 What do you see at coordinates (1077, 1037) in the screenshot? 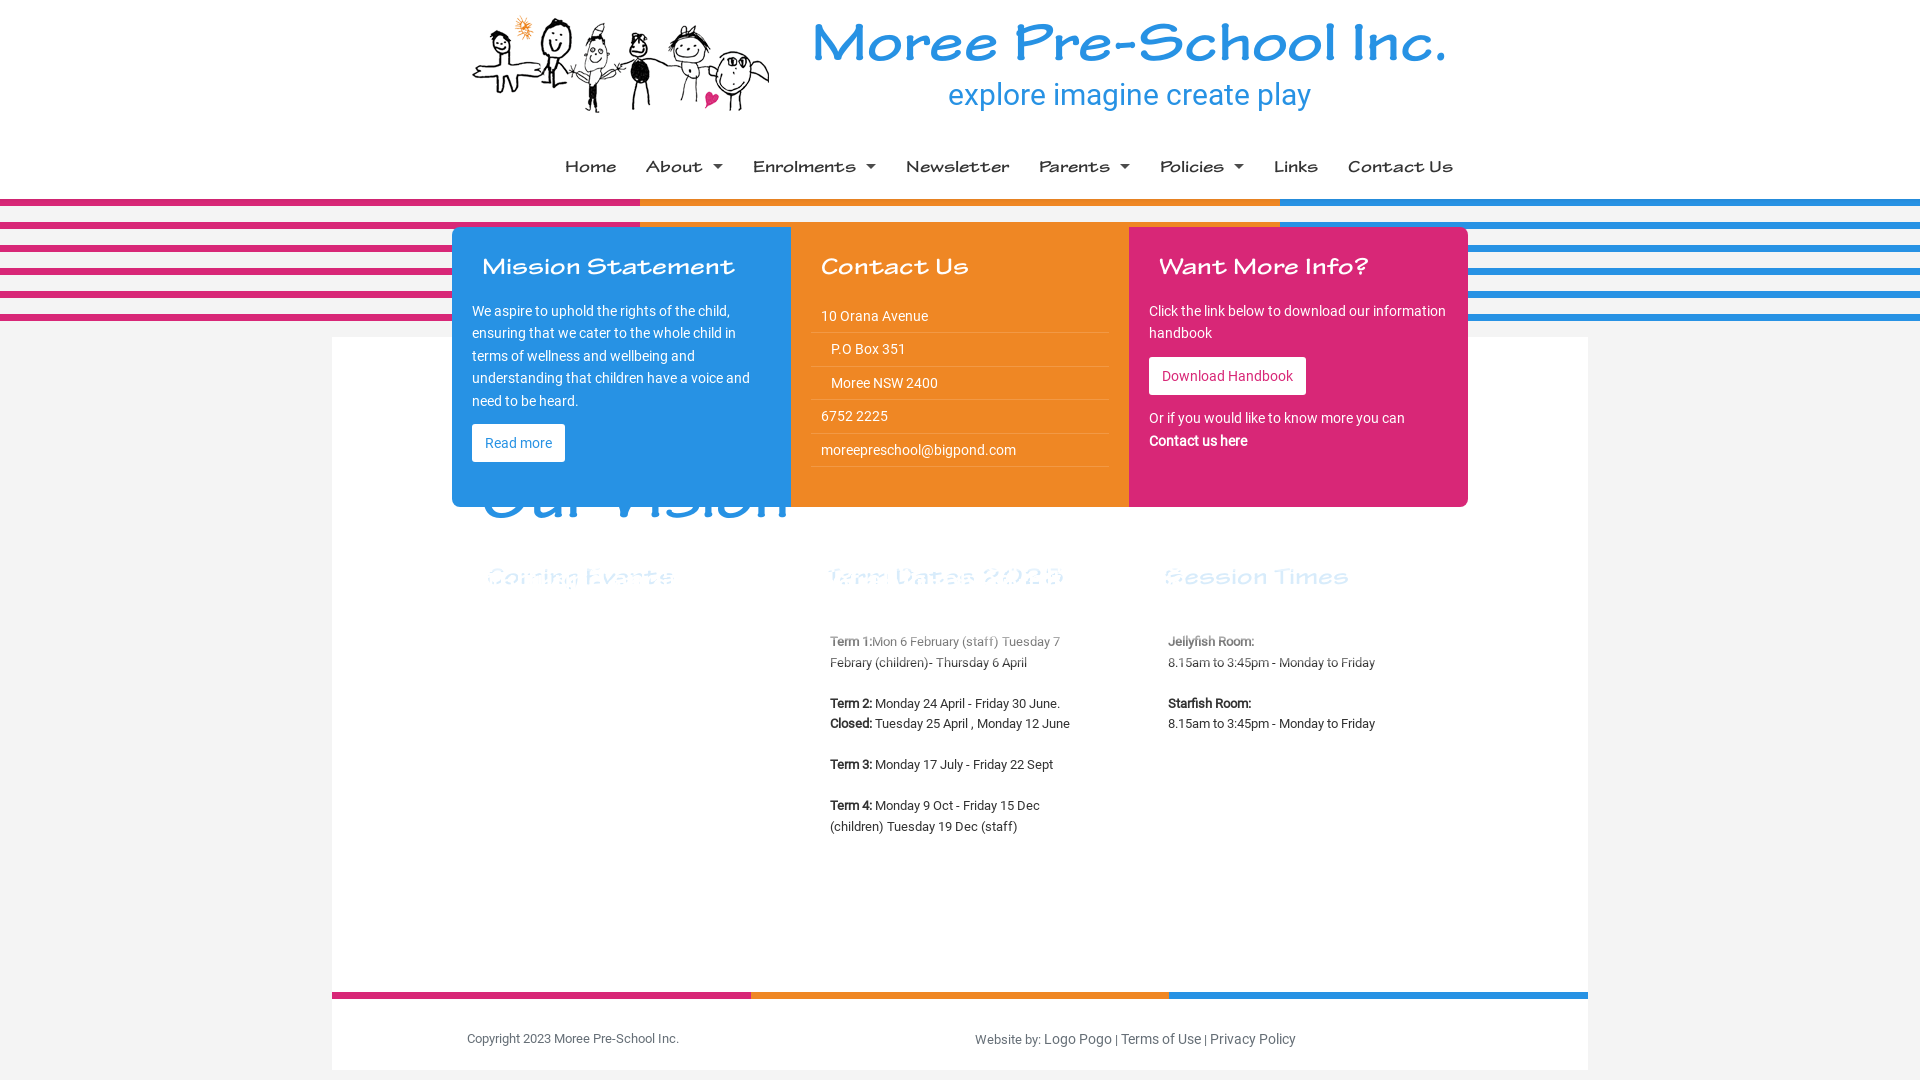
I see `'Logo Pogo'` at bounding box center [1077, 1037].